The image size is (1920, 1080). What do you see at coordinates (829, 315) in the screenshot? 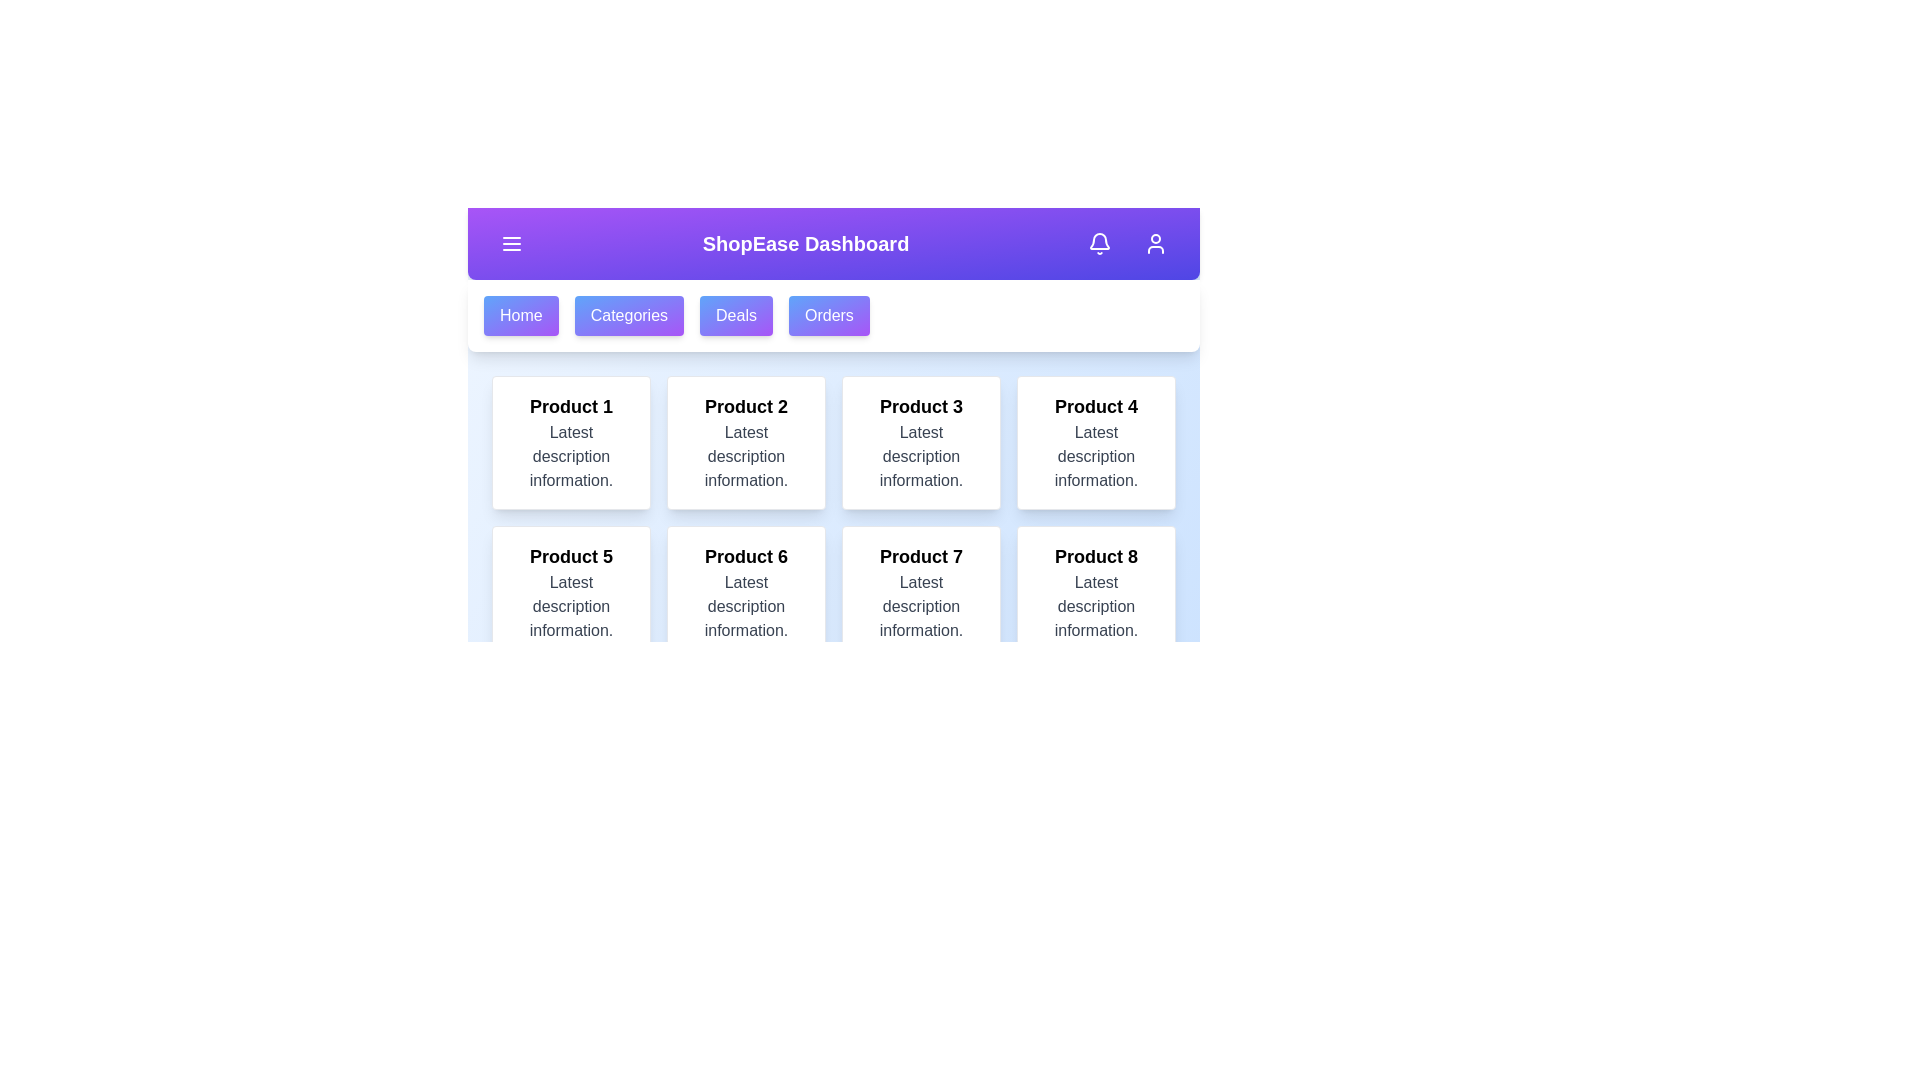
I see `the navigation menu option Orders` at bounding box center [829, 315].